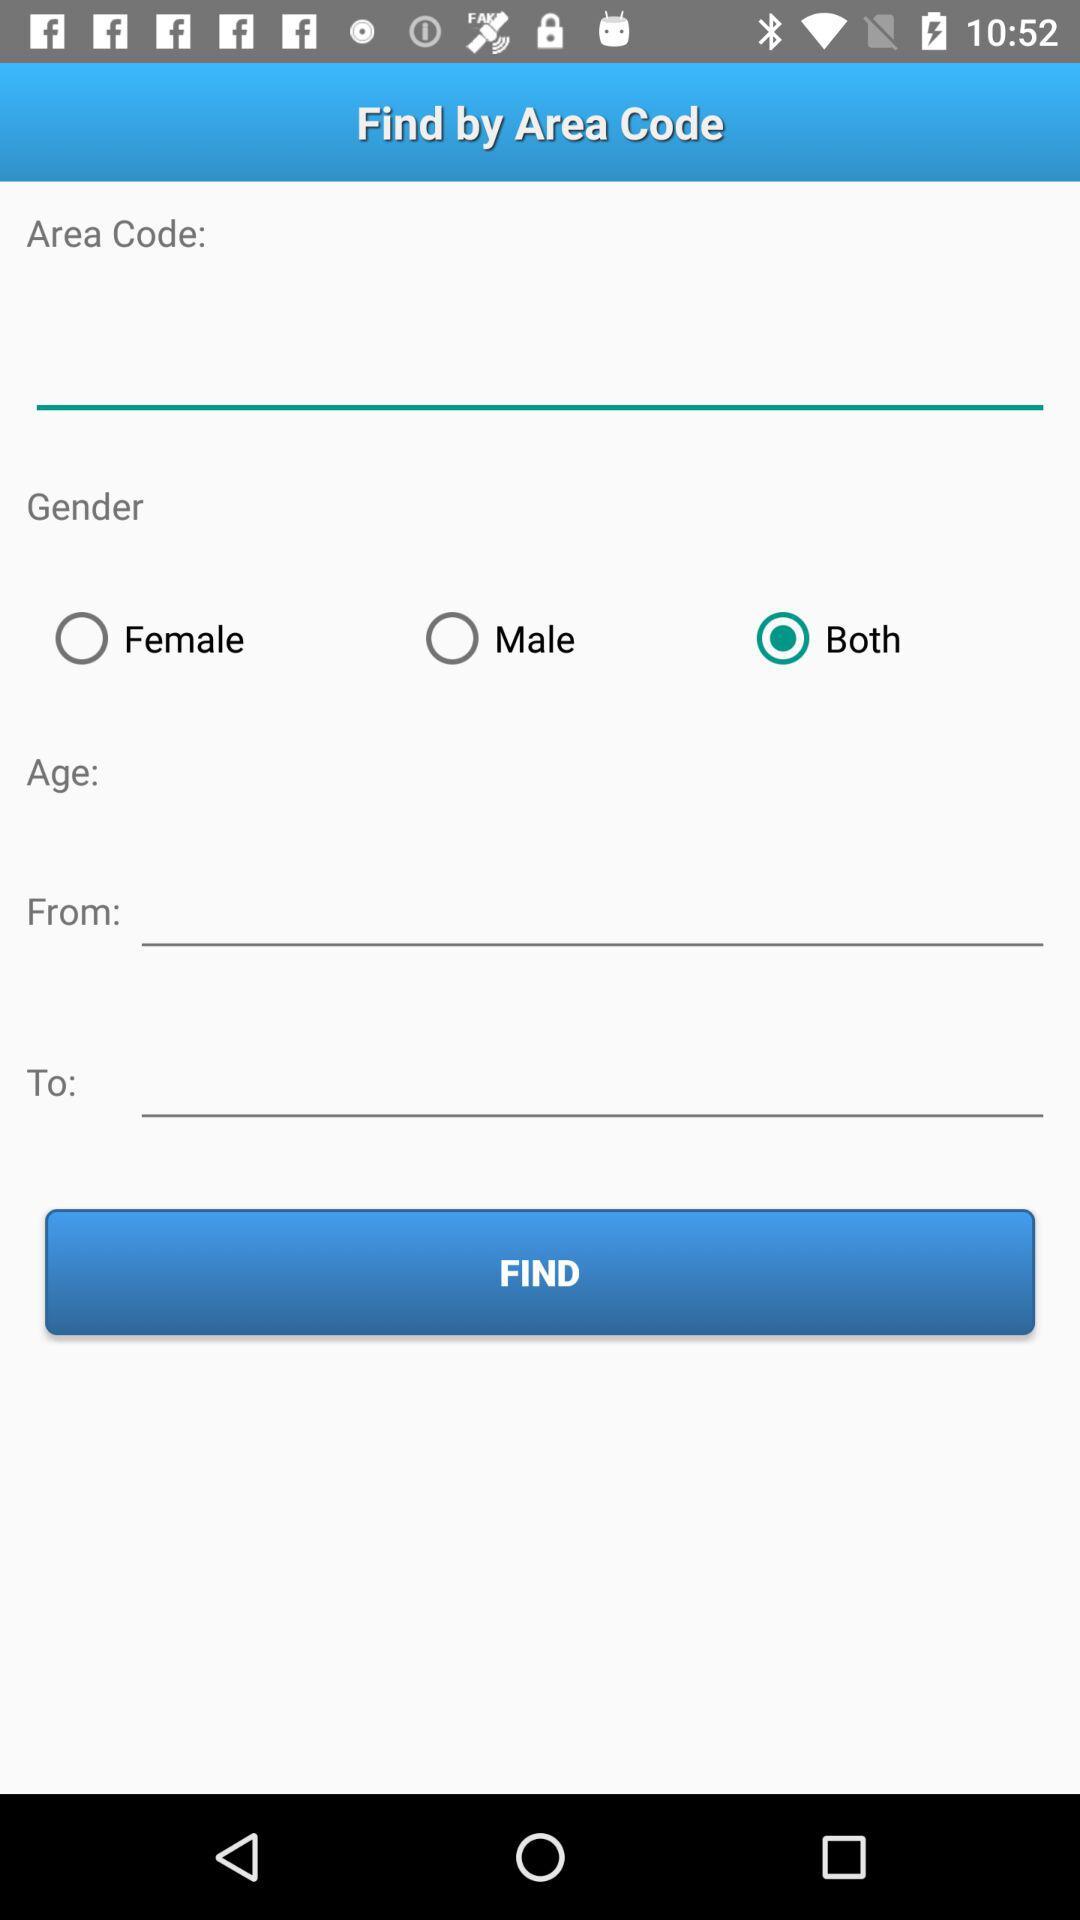 This screenshot has height=1920, width=1080. Describe the element at coordinates (591, 1077) in the screenshot. I see `type the location to` at that location.